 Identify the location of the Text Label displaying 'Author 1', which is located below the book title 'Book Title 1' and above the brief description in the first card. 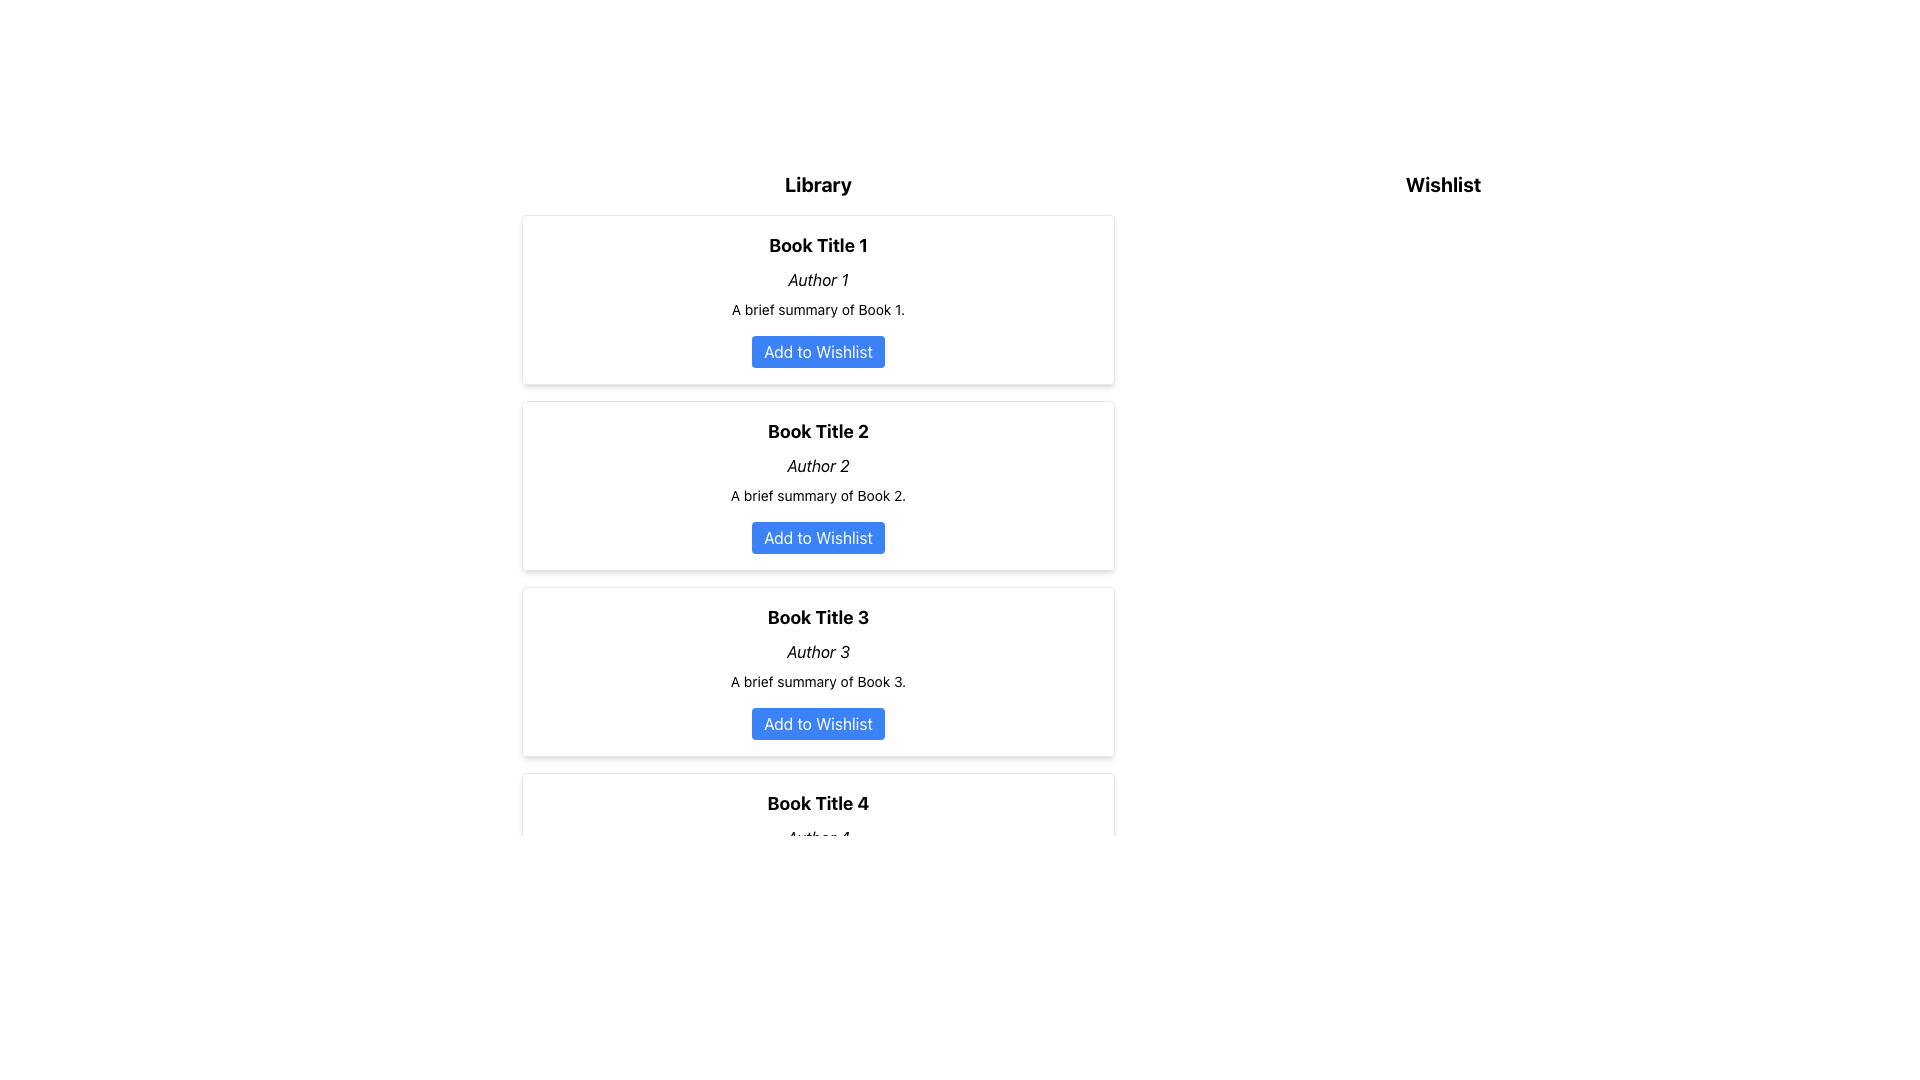
(818, 280).